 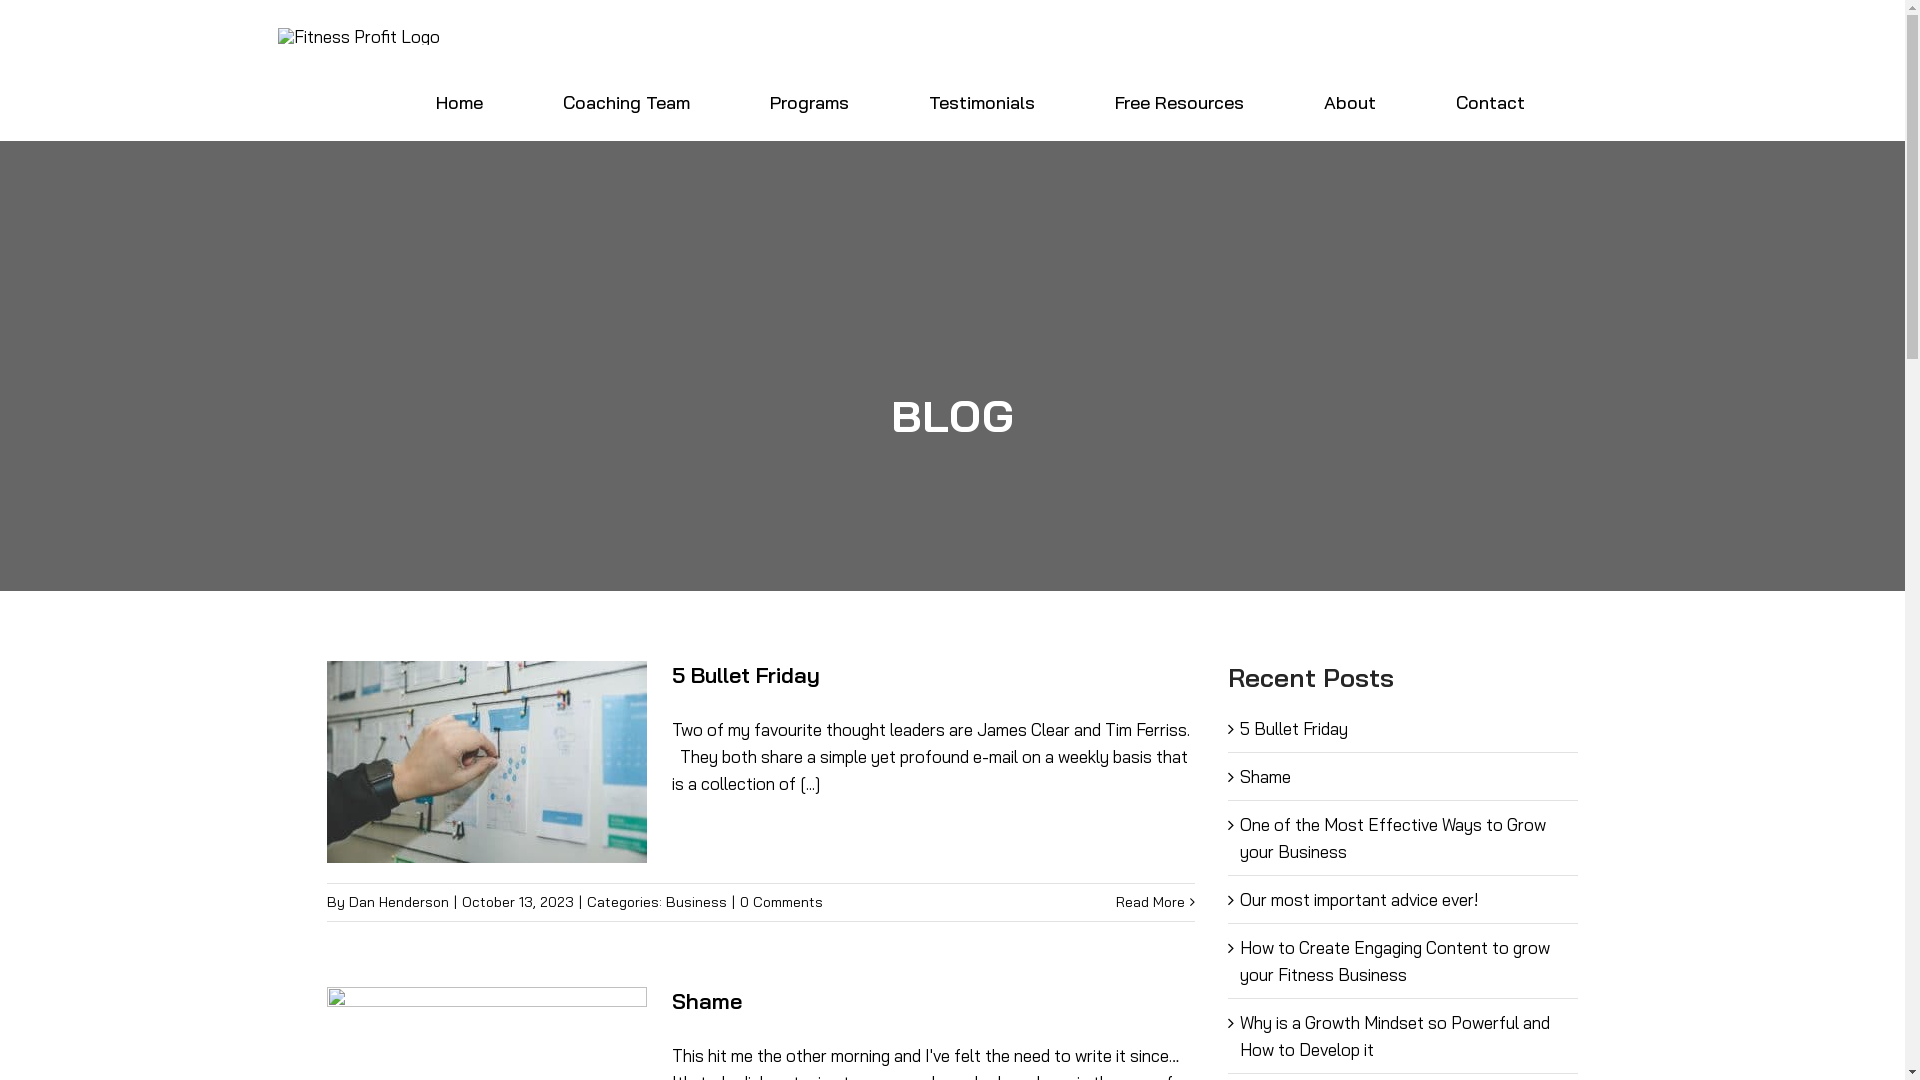 What do you see at coordinates (536, 102) in the screenshot?
I see `'Coaching Team'` at bounding box center [536, 102].